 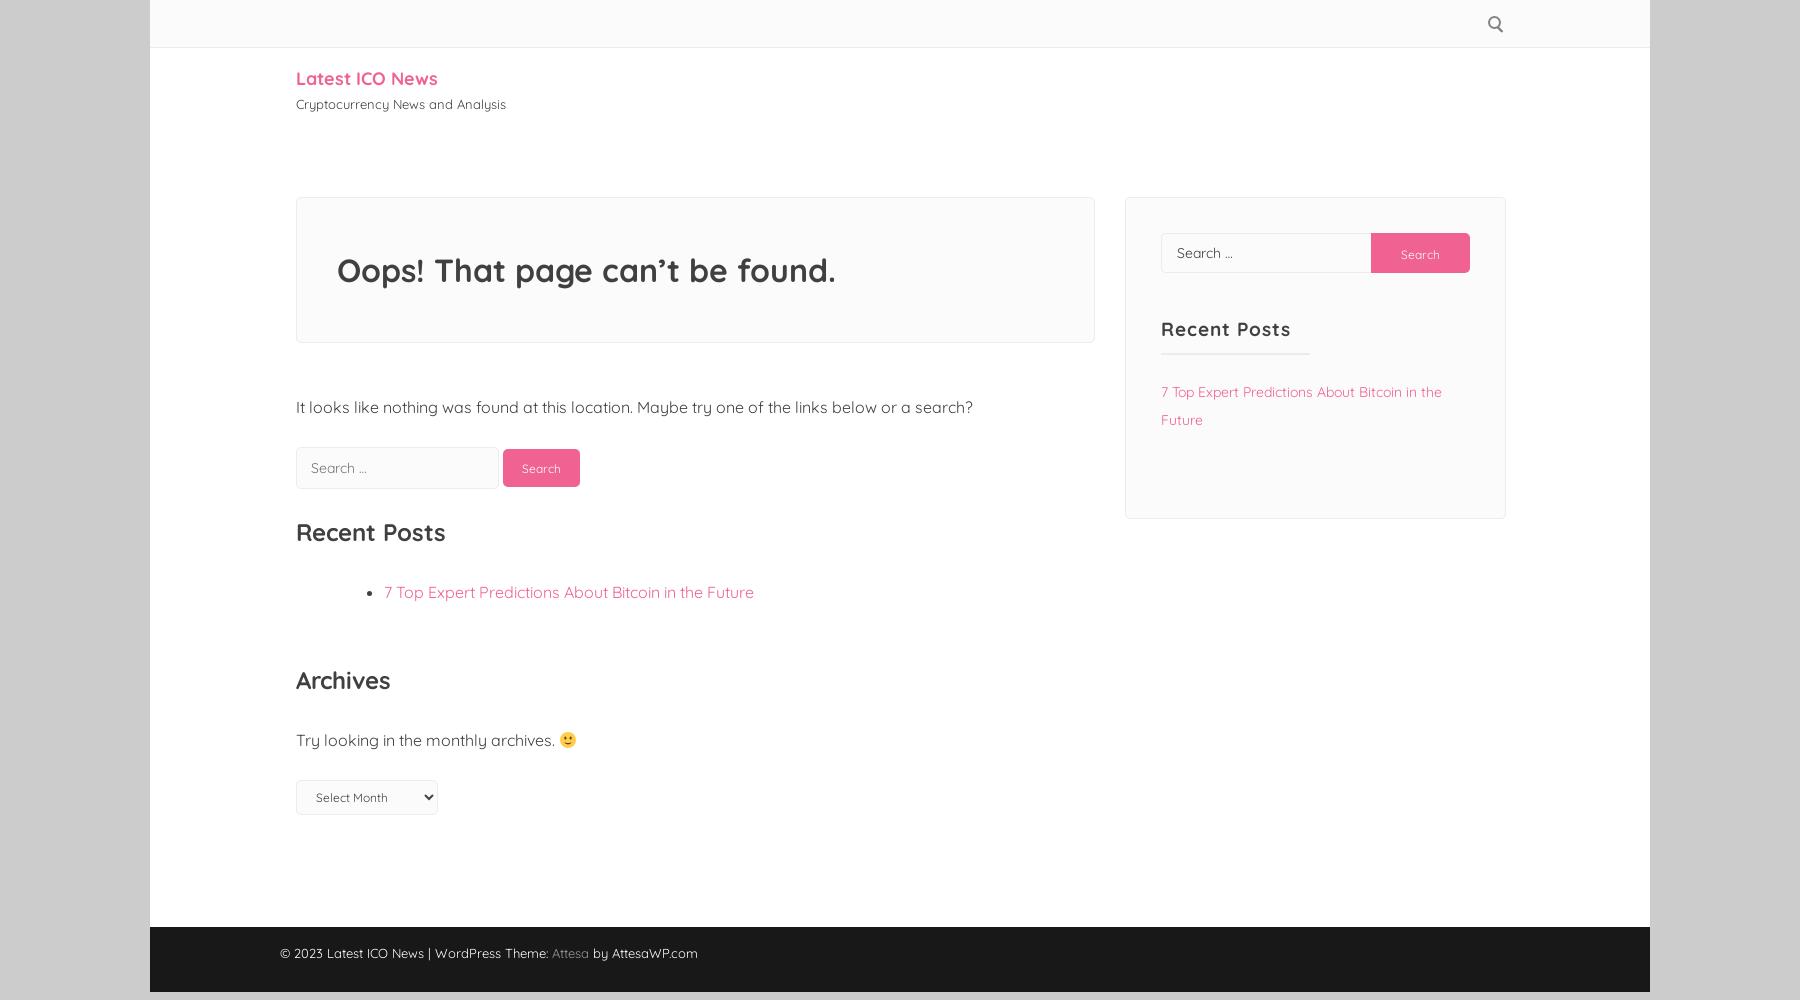 What do you see at coordinates (634, 407) in the screenshot?
I see `'It looks like nothing was found at this location. Maybe try one of the links below or a search?'` at bounding box center [634, 407].